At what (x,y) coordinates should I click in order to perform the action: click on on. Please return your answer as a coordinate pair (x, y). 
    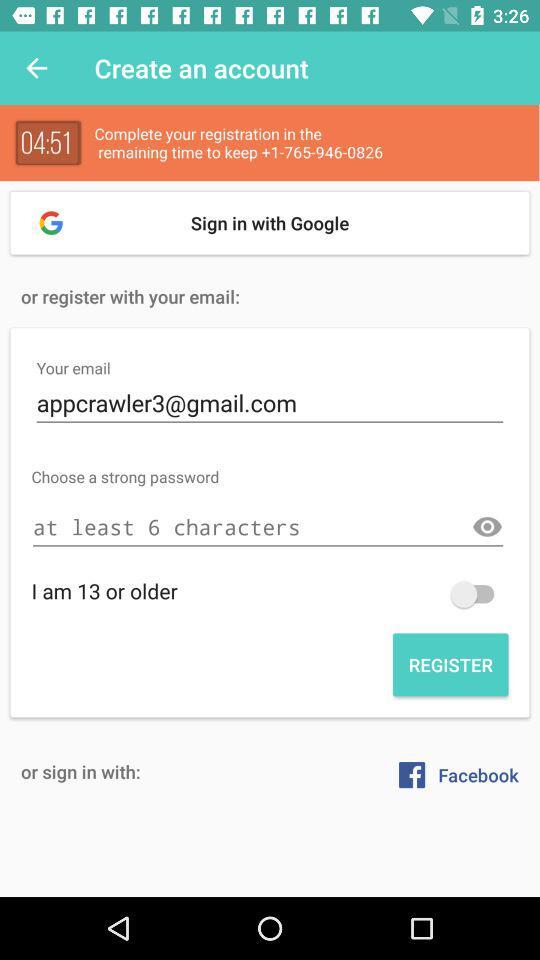
    Looking at the image, I should click on (476, 594).